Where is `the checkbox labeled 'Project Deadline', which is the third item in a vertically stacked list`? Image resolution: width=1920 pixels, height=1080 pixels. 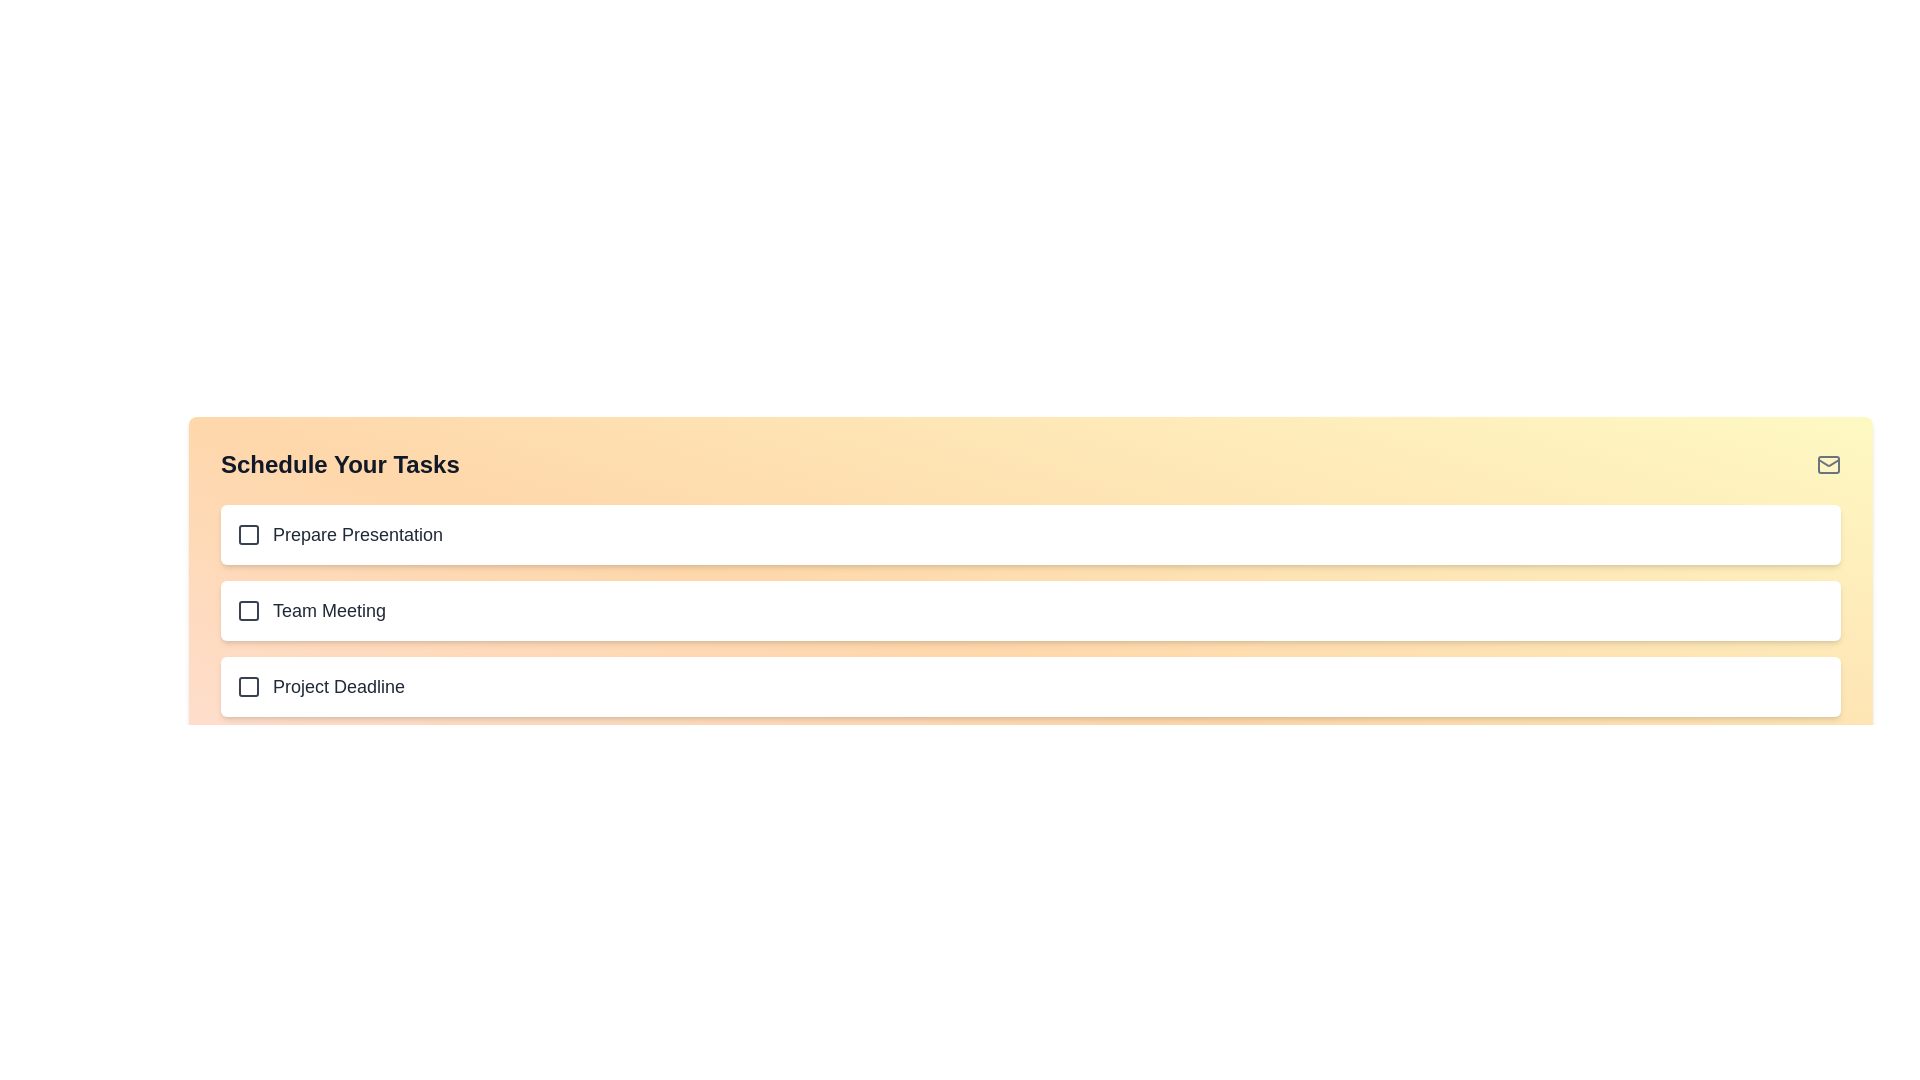
the checkbox labeled 'Project Deadline', which is the third item in a vertically stacked list is located at coordinates (1031, 685).